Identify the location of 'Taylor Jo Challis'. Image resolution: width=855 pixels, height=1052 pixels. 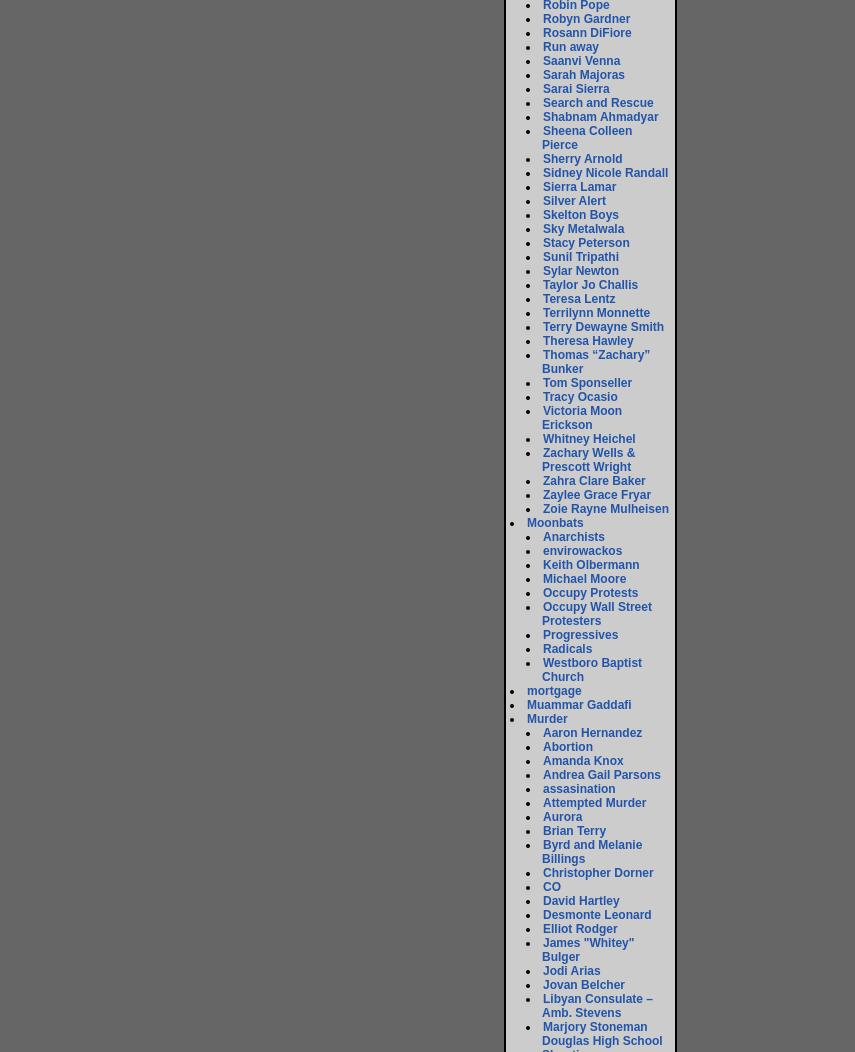
(589, 284).